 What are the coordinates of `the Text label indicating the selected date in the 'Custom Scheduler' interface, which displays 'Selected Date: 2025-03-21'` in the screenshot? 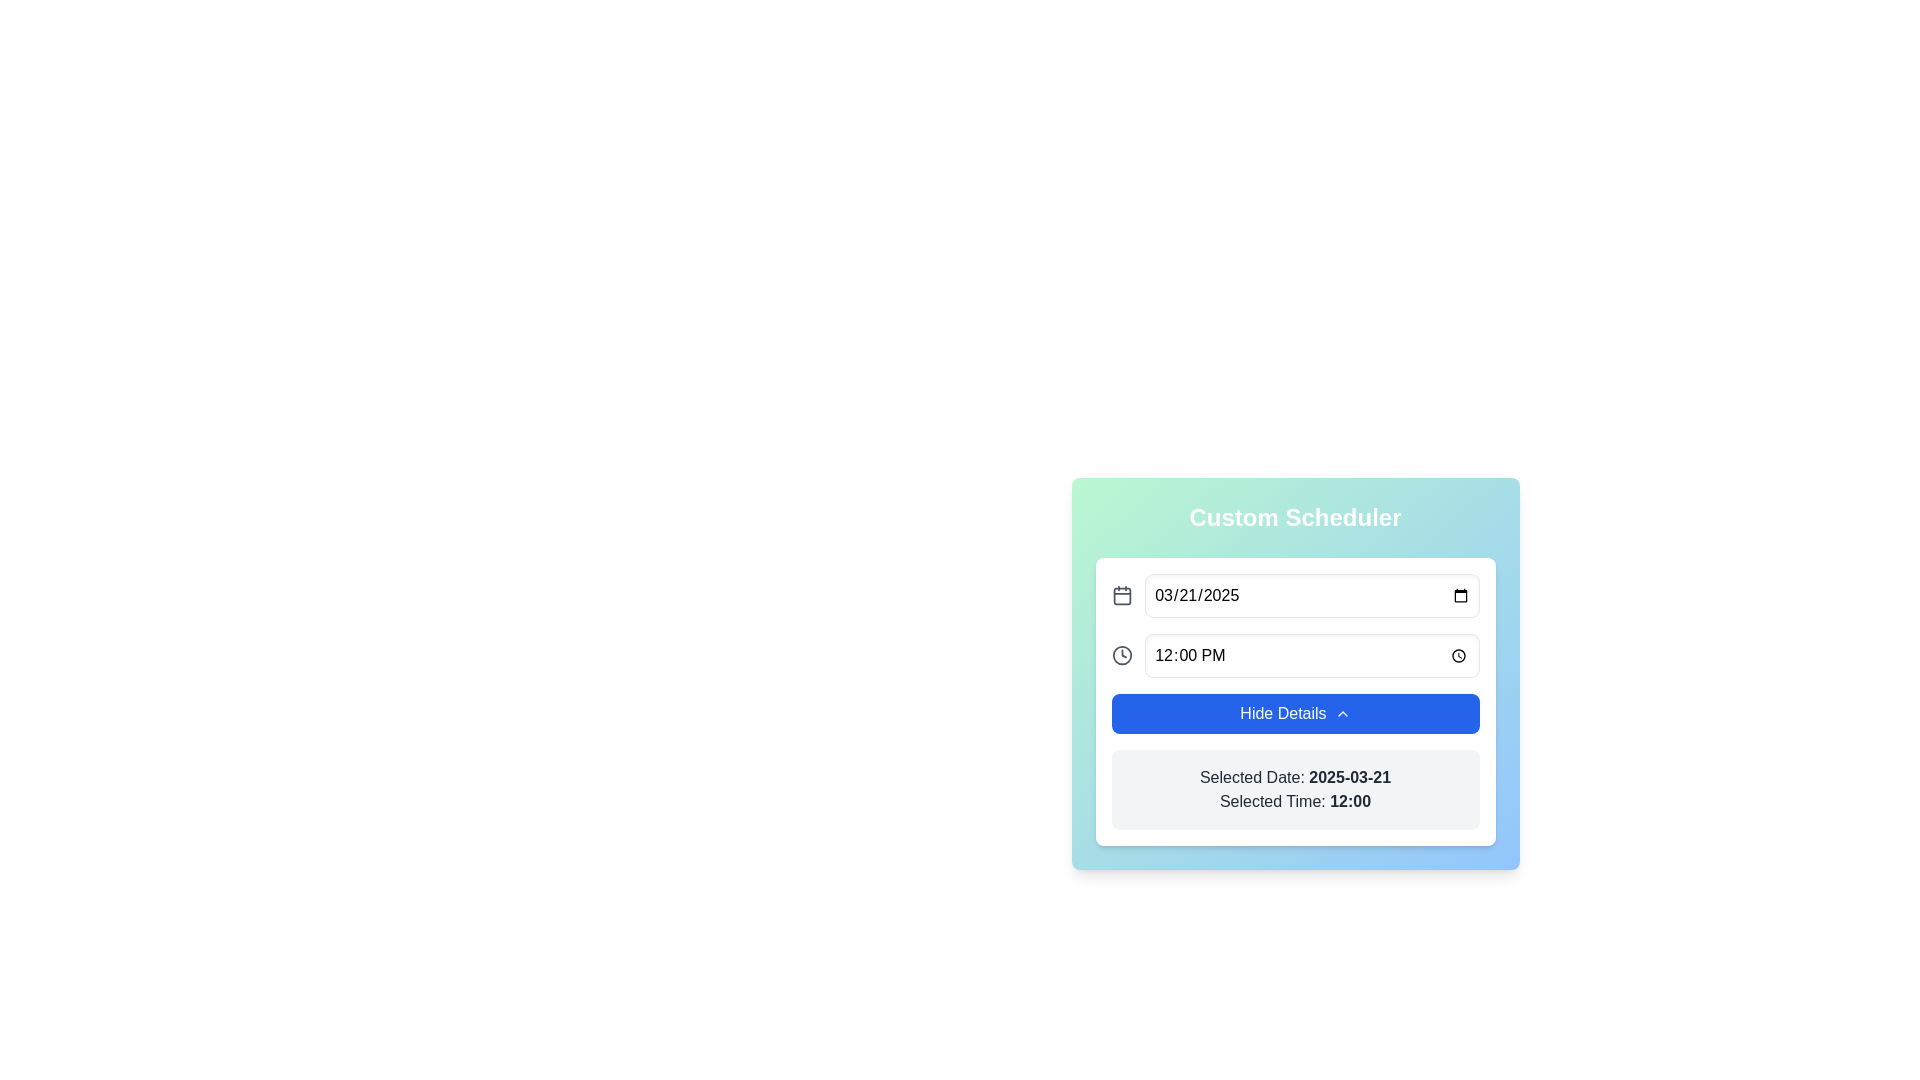 It's located at (1350, 776).